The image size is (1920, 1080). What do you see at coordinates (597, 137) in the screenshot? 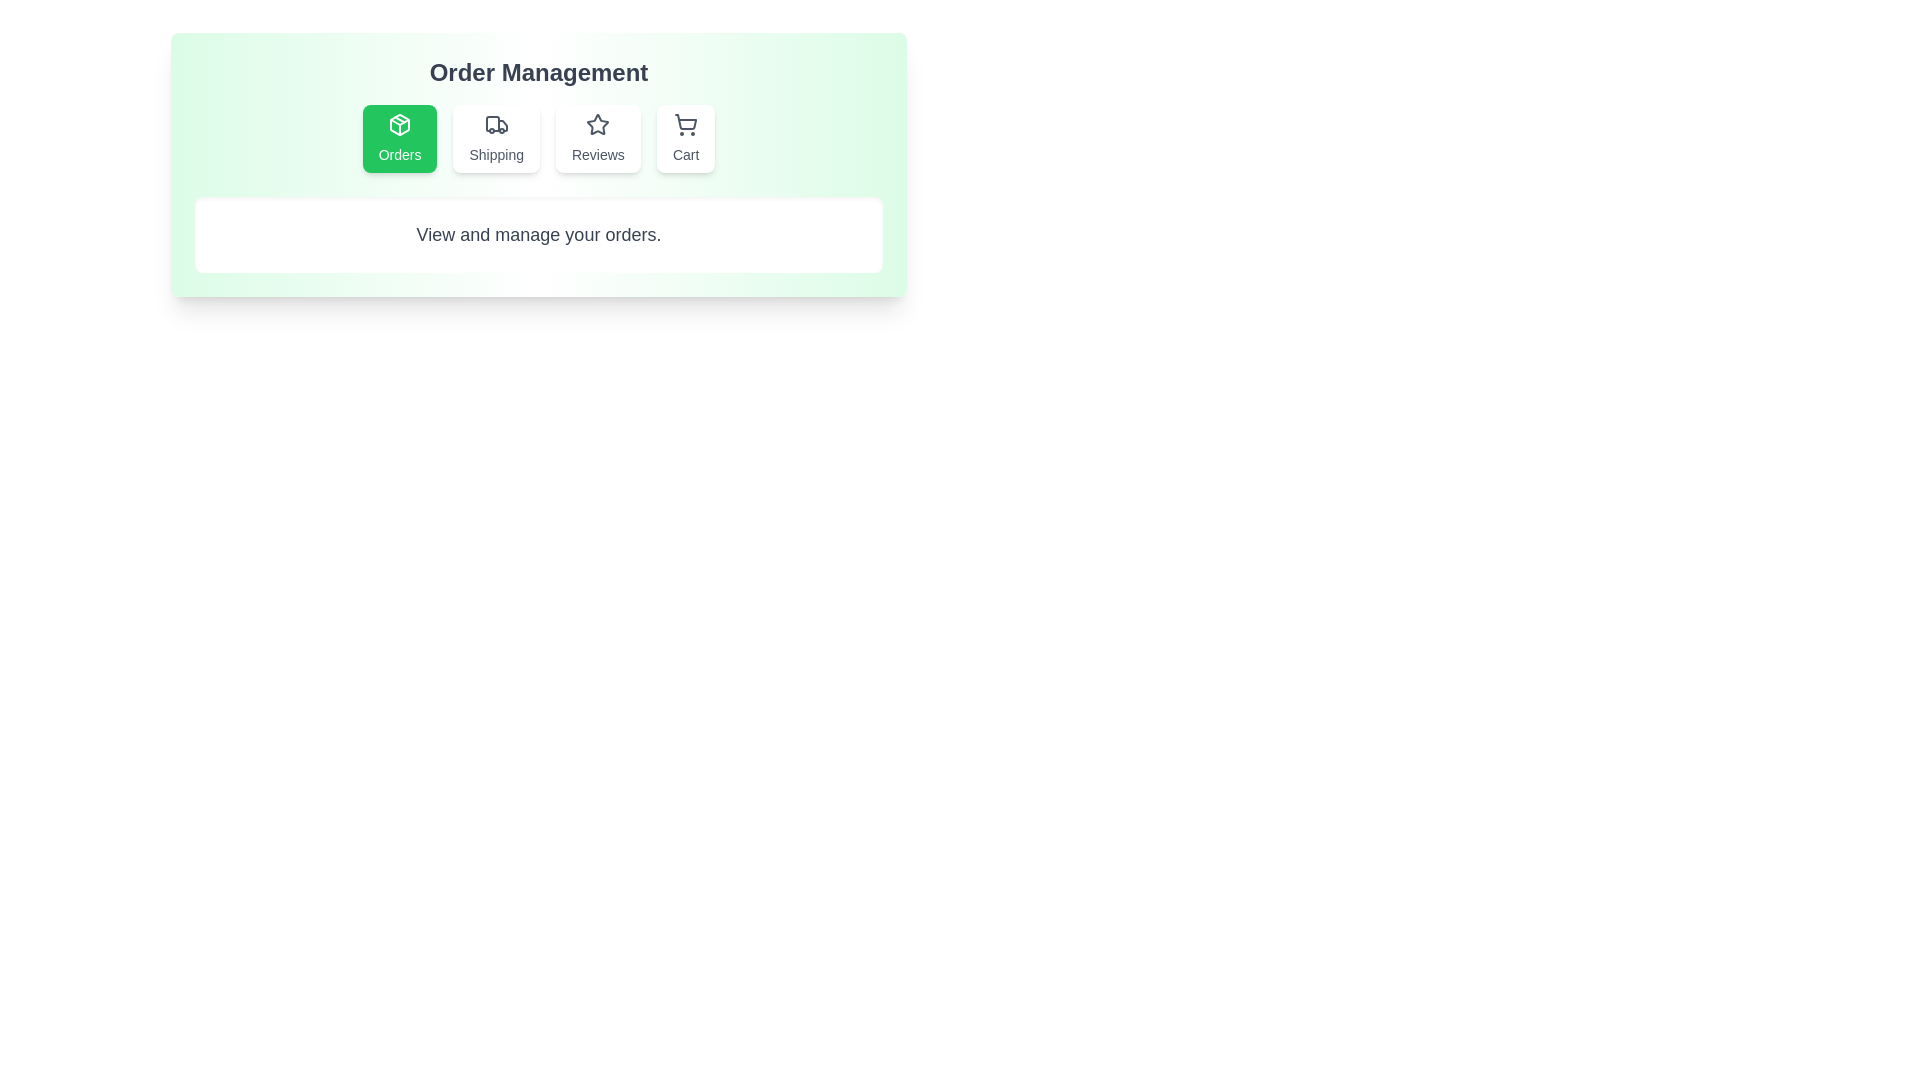
I see `the 'Reviews' button located between the 'Shipping' and 'Cart' buttons in the four-icon menu row` at bounding box center [597, 137].